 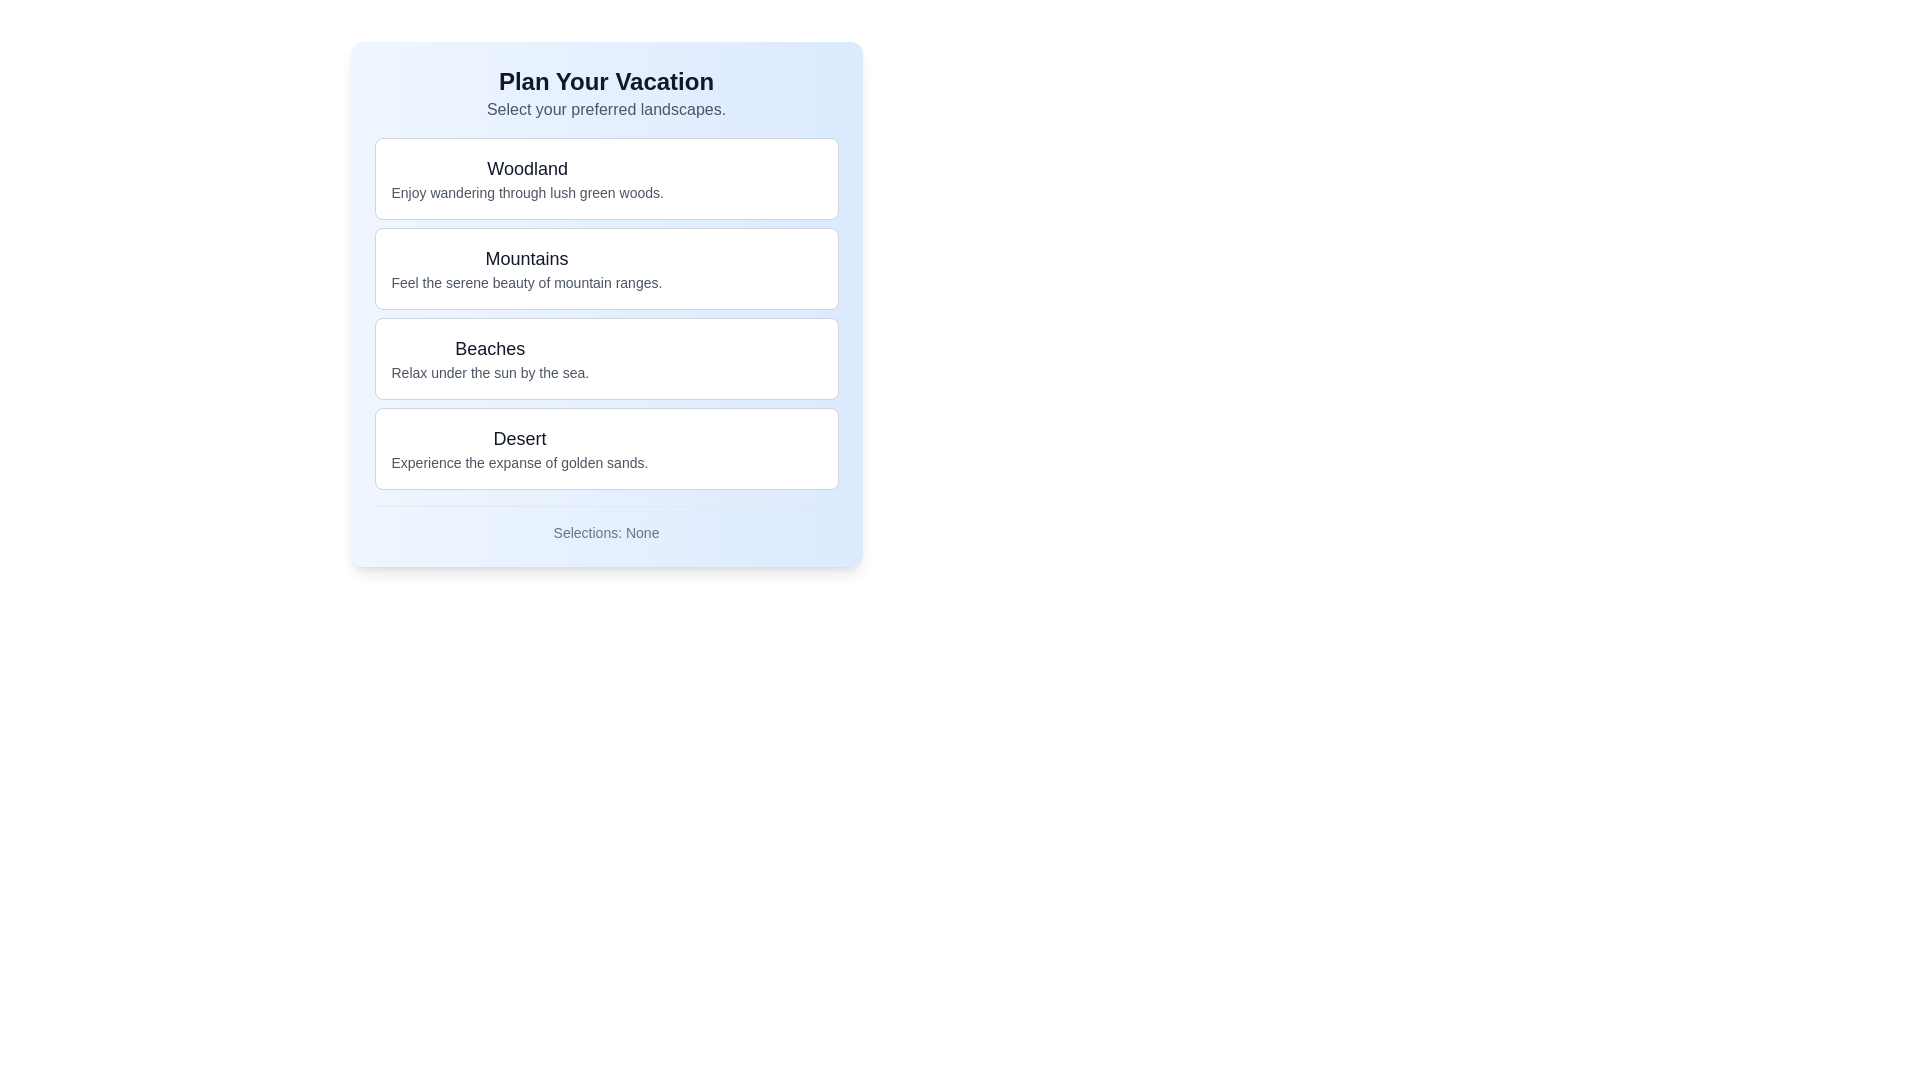 What do you see at coordinates (527, 168) in the screenshot?
I see `the 'Woodland' text label that describes the vacation destination option, positioned above the description text 'Enjoy wandering through lush green woods.'` at bounding box center [527, 168].